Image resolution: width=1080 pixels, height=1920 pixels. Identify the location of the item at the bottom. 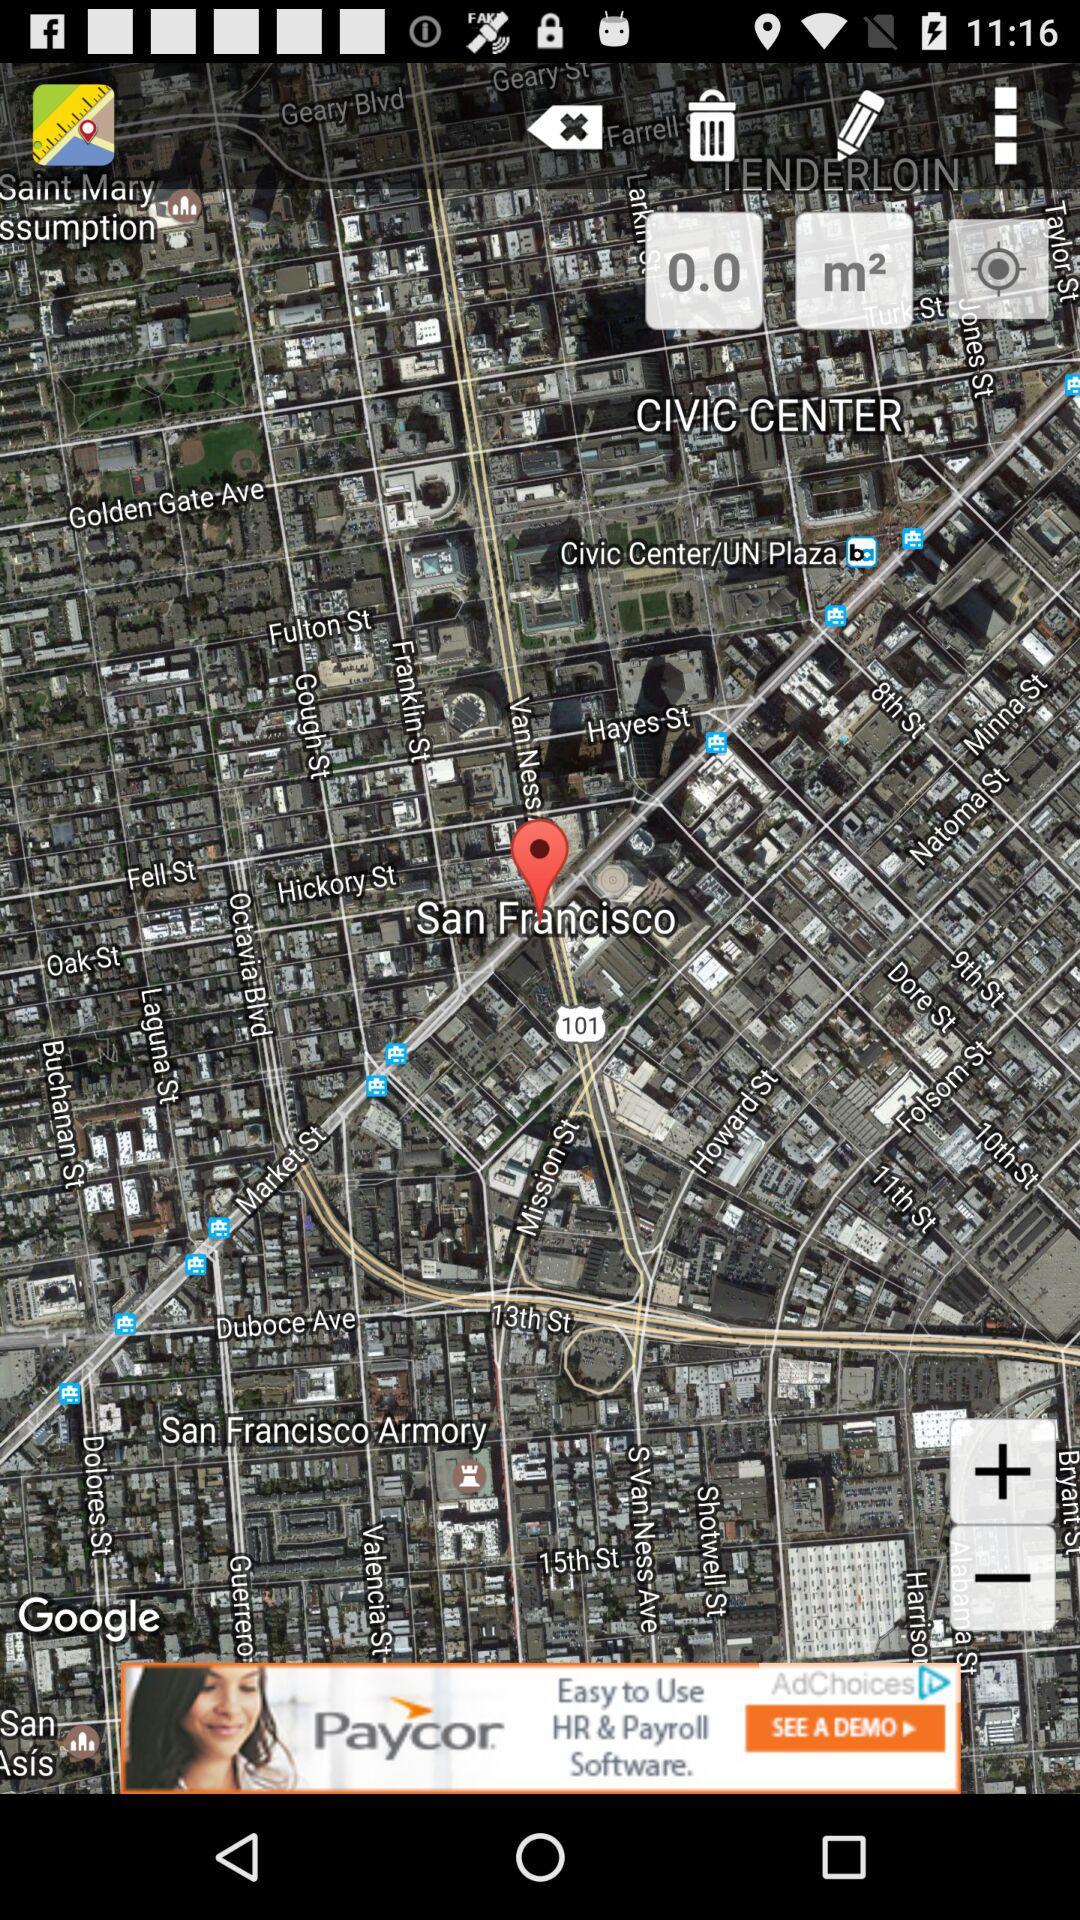
(540, 1727).